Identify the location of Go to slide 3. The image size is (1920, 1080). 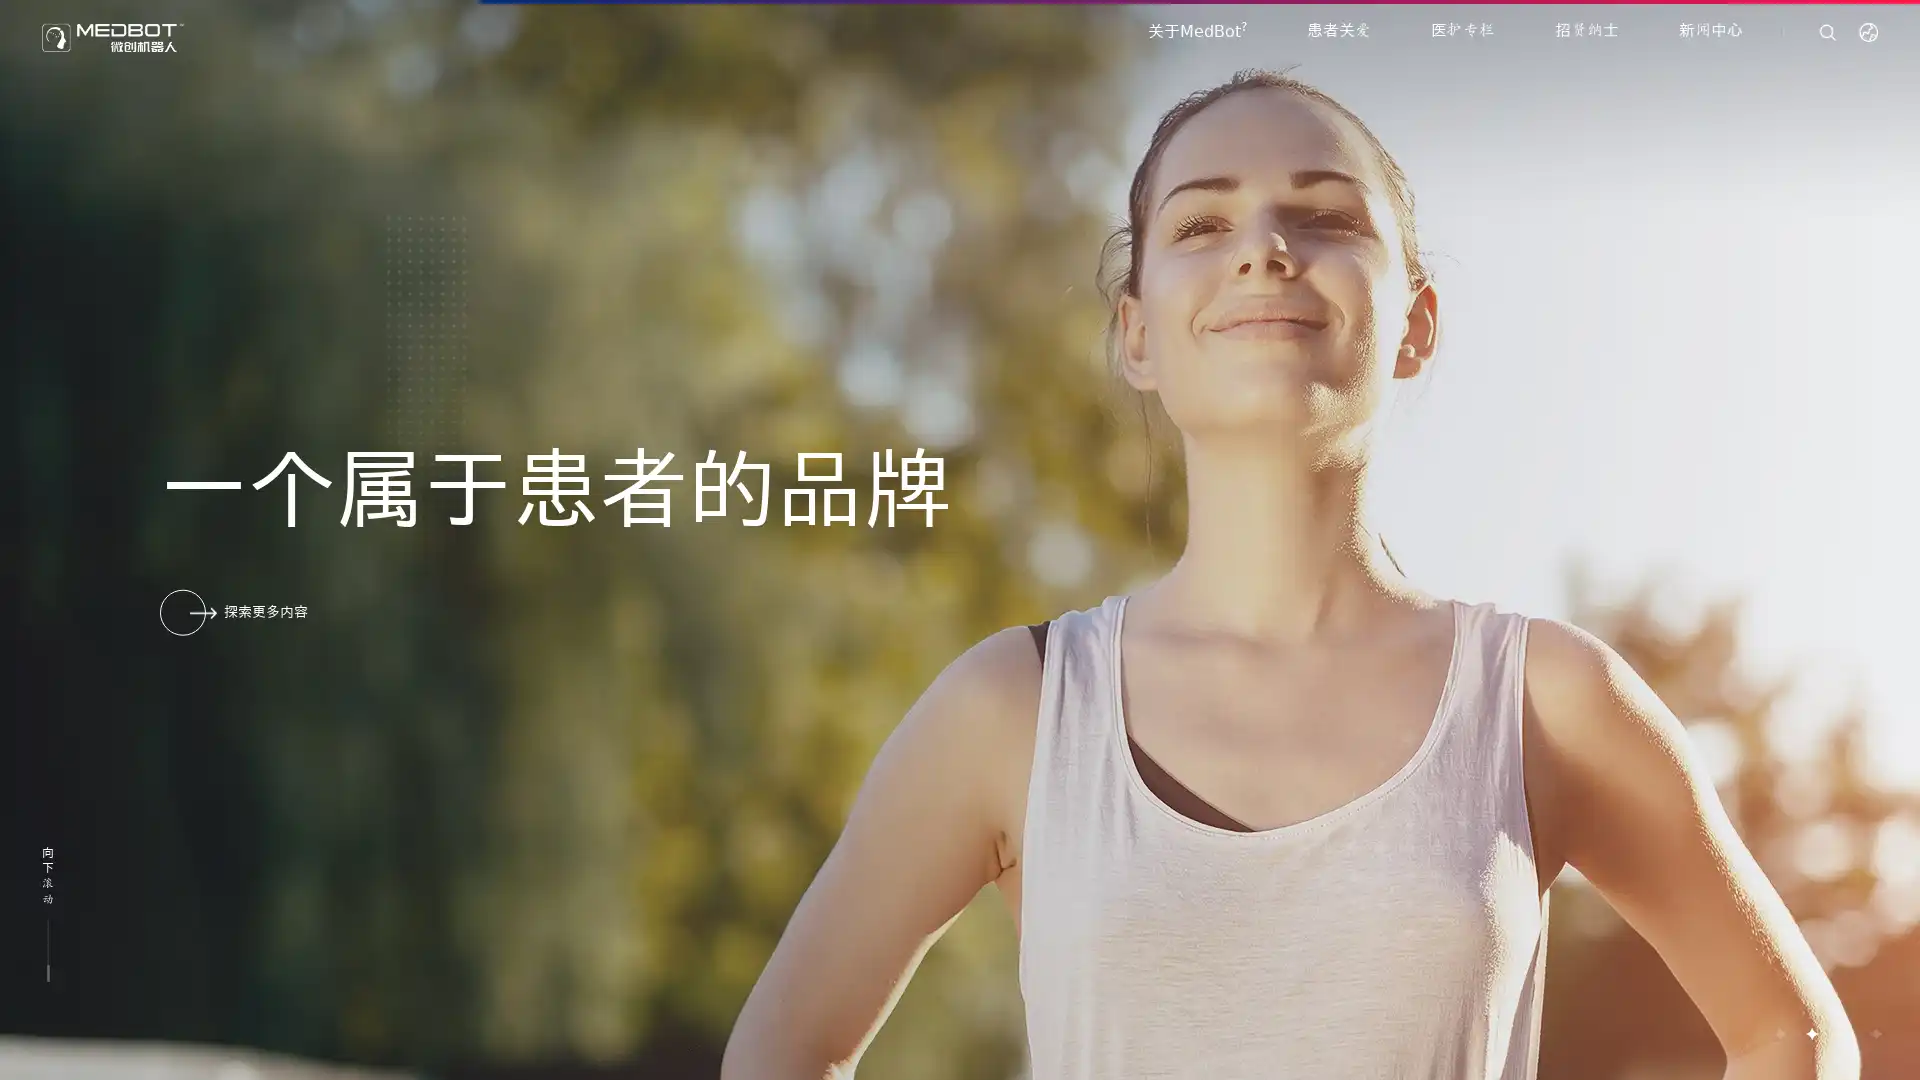
(1842, 1033).